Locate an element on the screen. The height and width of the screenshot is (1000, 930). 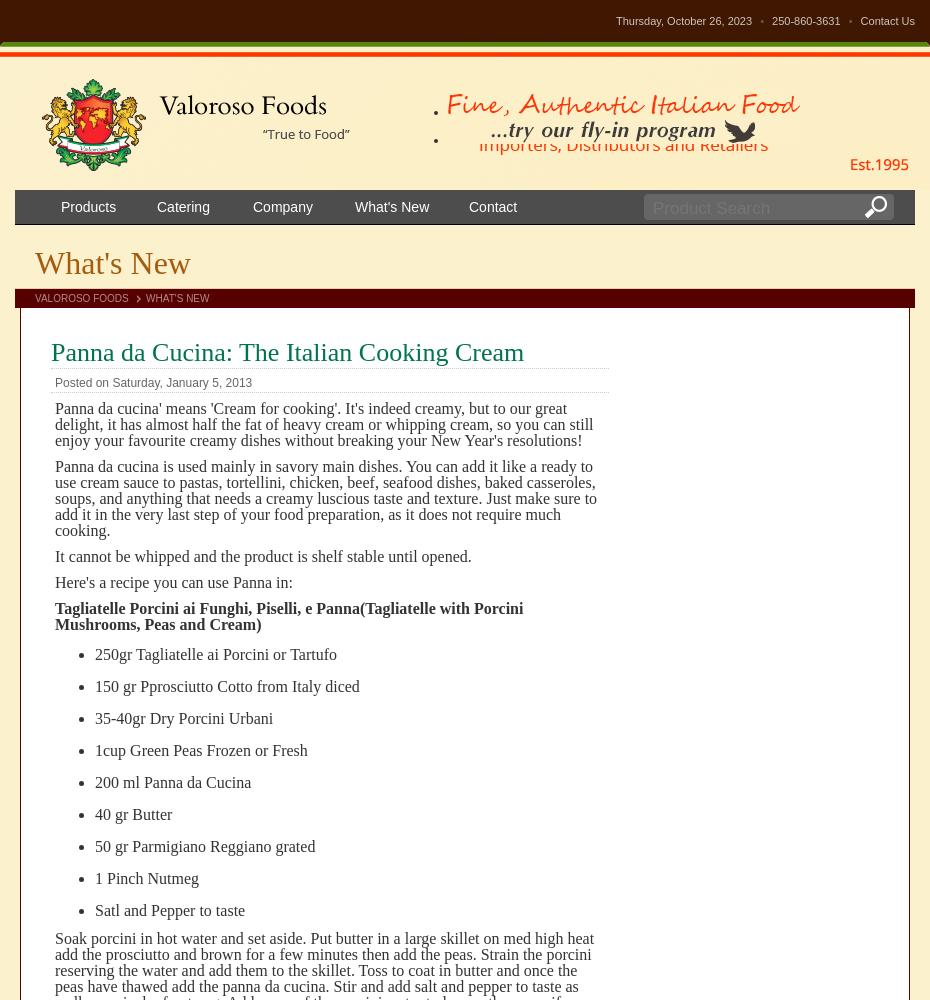
'Products' is located at coordinates (88, 206).